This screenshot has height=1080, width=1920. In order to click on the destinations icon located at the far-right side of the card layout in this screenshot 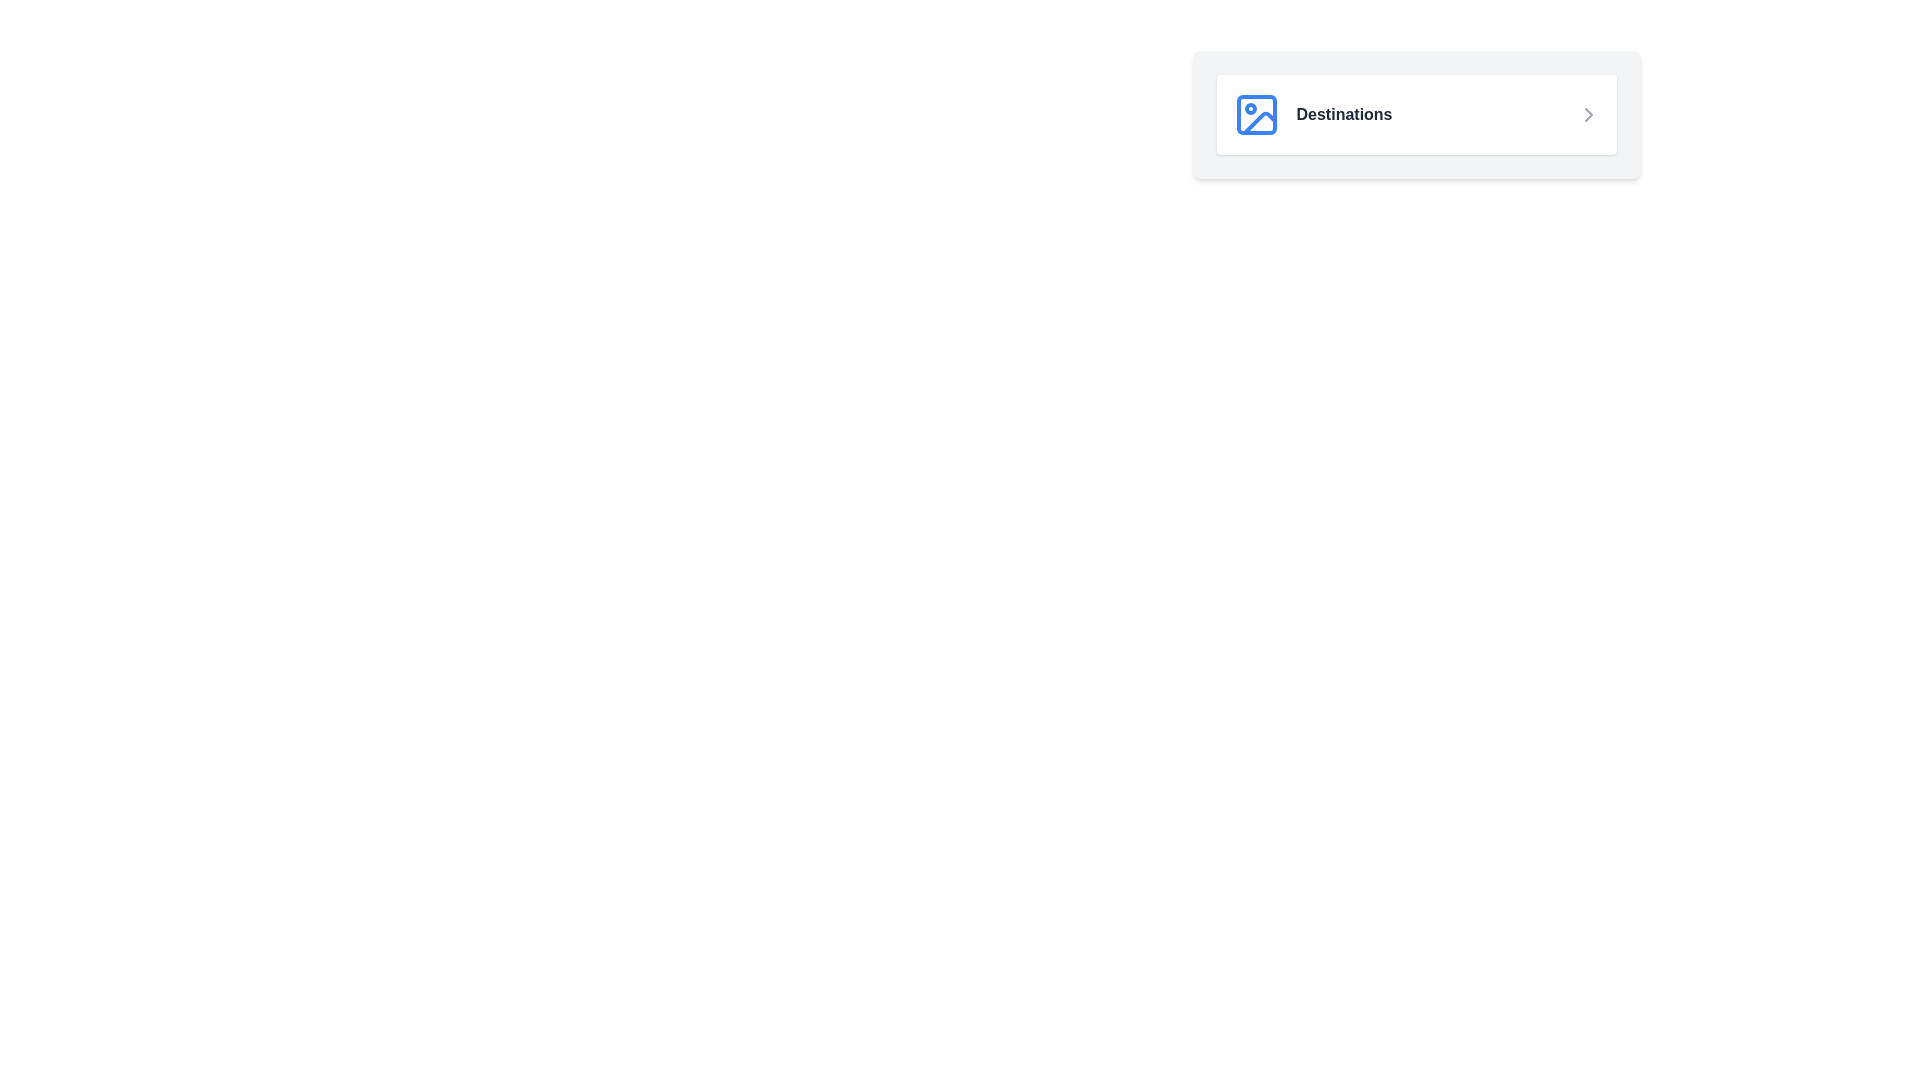, I will do `click(1587, 115)`.